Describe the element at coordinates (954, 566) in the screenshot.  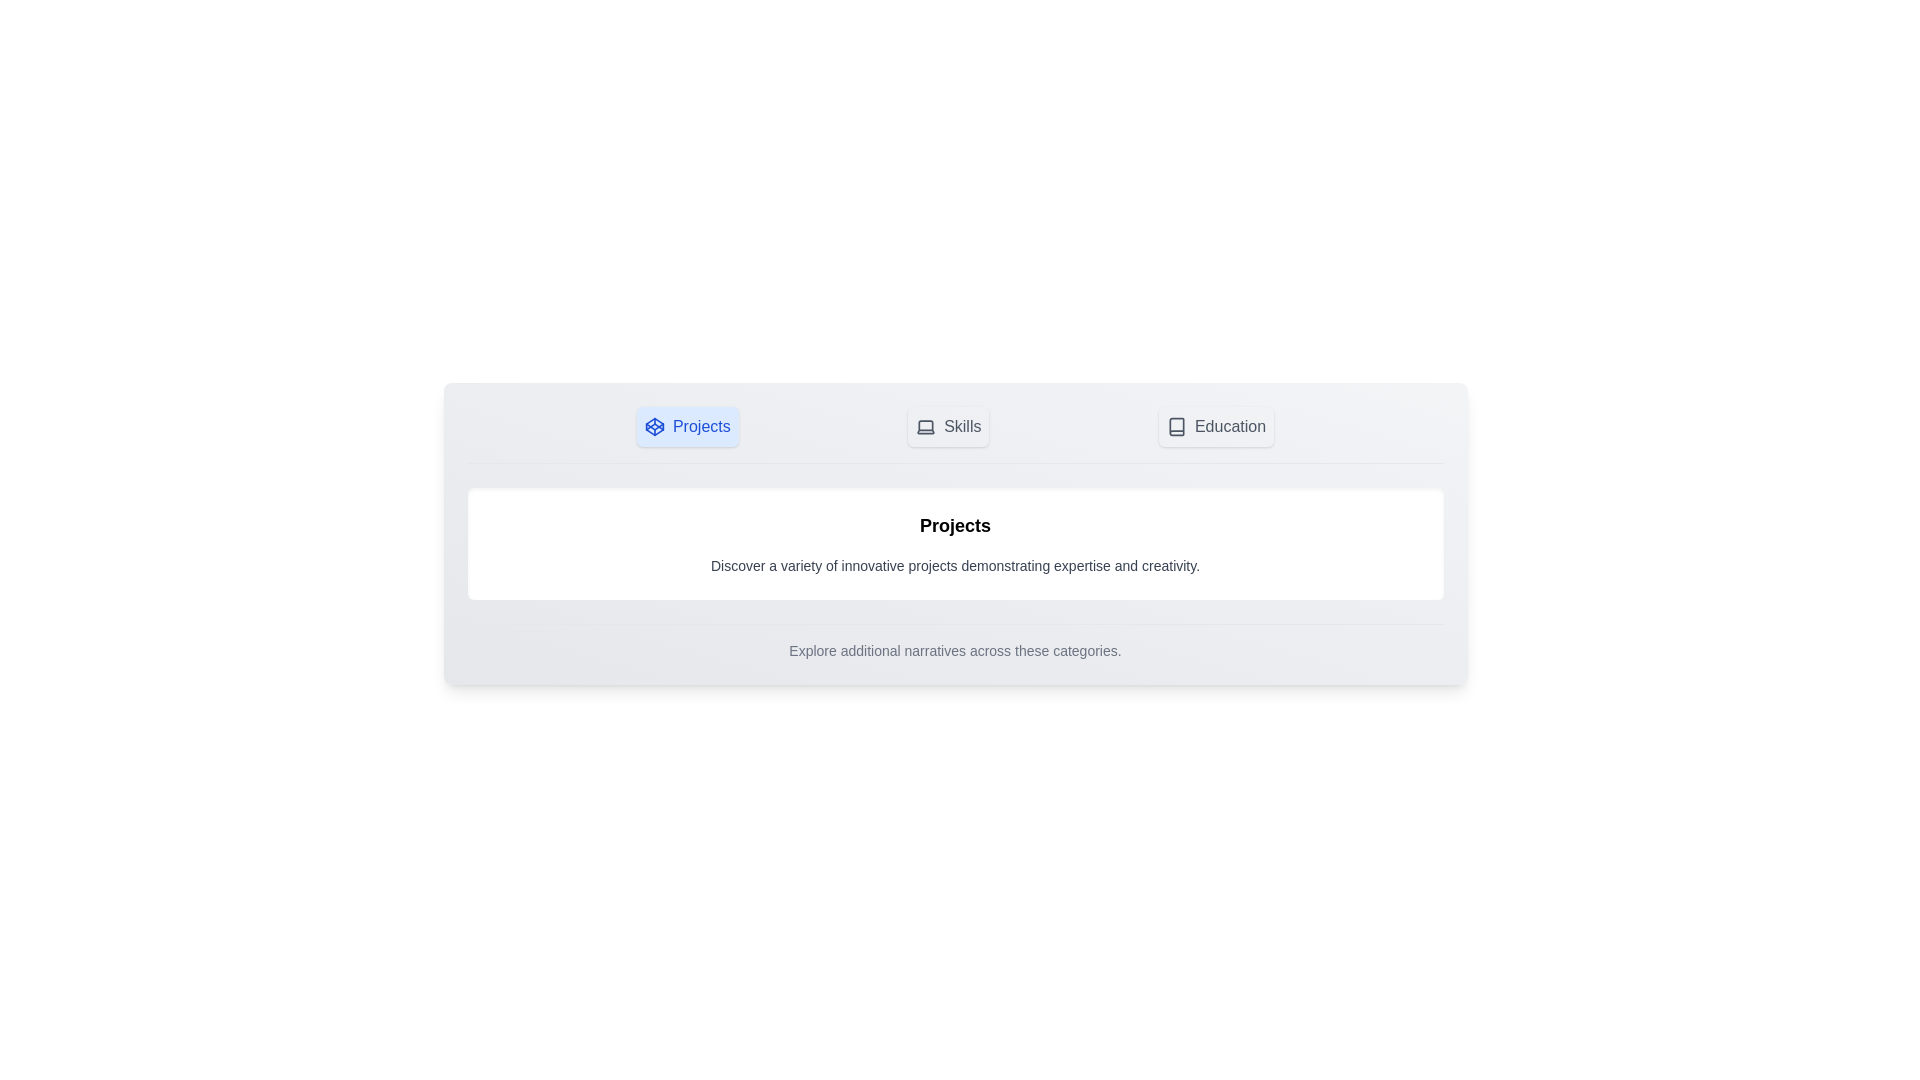
I see `text element that displays 'Discover a variety of innovative projects demonstrating expertise and creativity.' located within the white card section beneath the heading 'Projects.'` at that location.